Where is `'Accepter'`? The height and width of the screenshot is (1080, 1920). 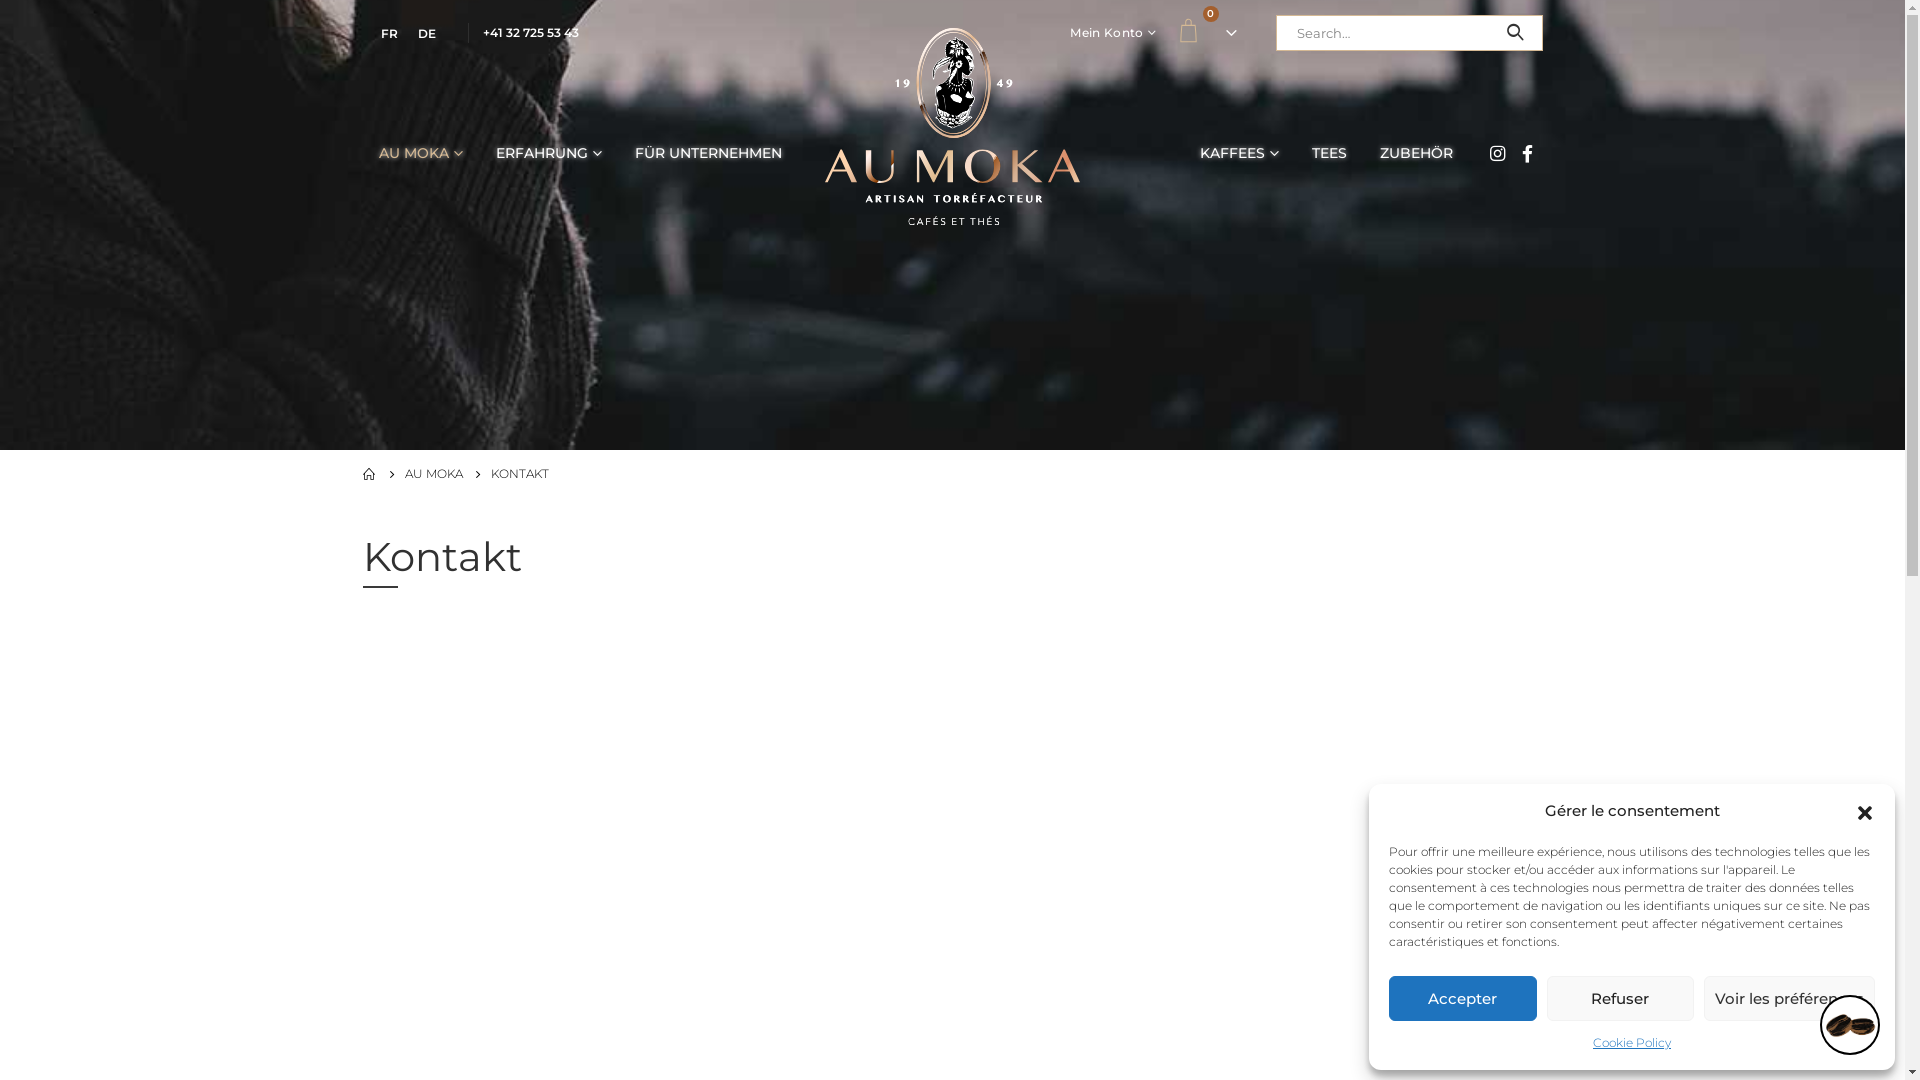
'Accepter' is located at coordinates (1387, 998).